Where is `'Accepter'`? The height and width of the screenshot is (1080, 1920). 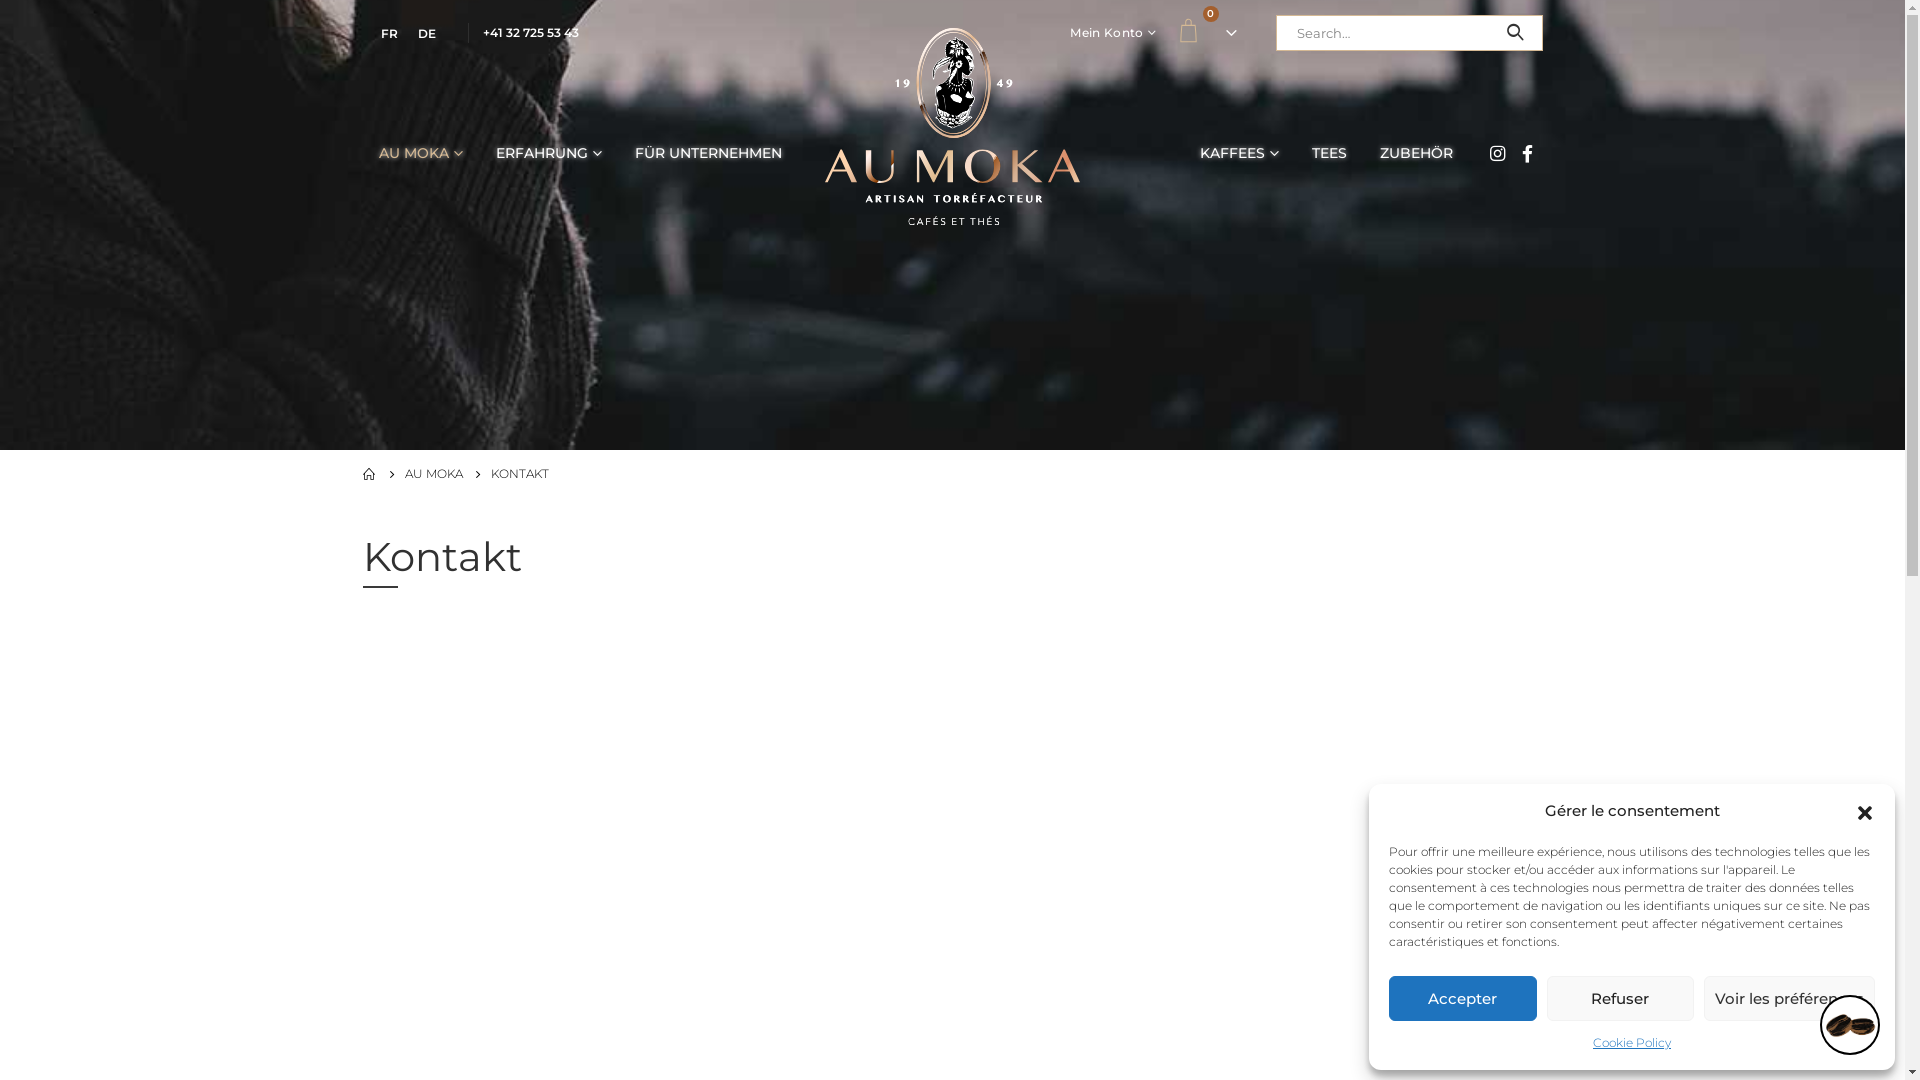
'Accepter' is located at coordinates (1387, 998).